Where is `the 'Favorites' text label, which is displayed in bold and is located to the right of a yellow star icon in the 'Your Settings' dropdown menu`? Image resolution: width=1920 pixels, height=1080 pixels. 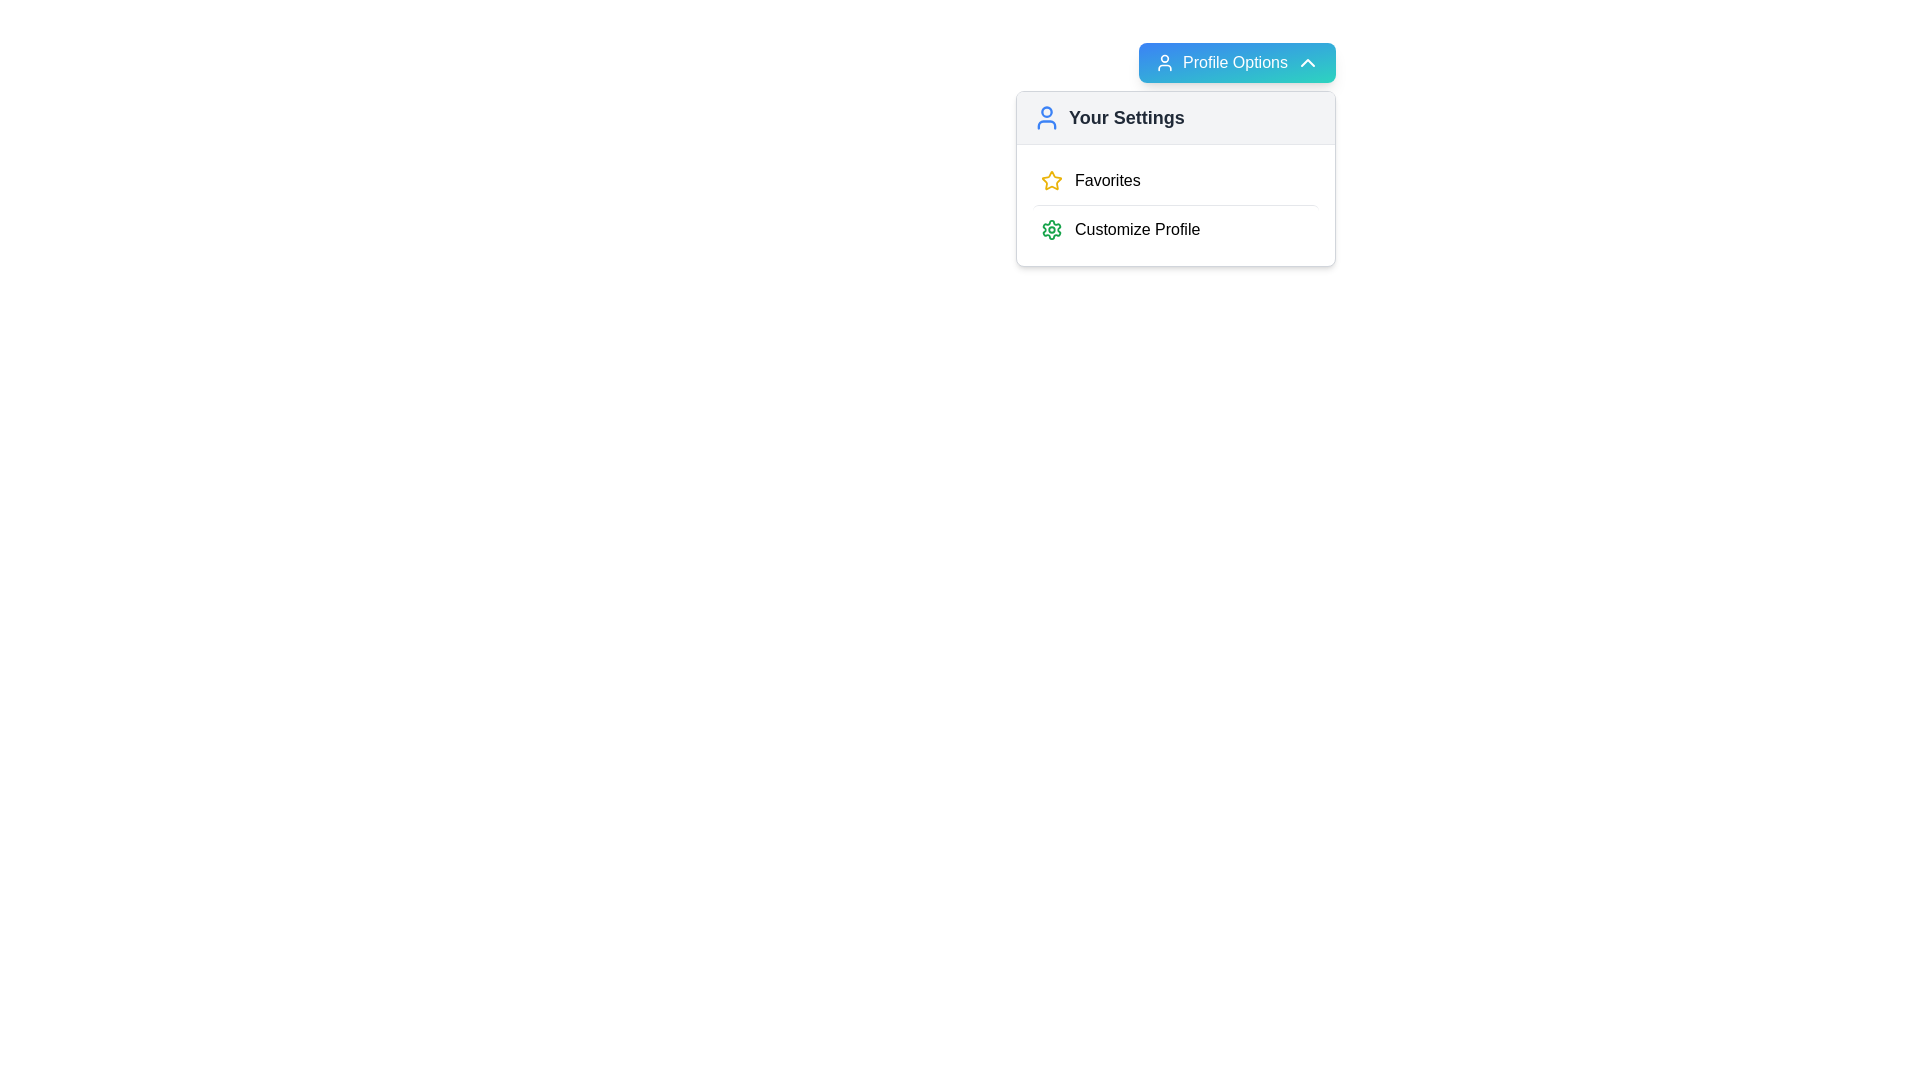 the 'Favorites' text label, which is displayed in bold and is located to the right of a yellow star icon in the 'Your Settings' dropdown menu is located at coordinates (1106, 181).